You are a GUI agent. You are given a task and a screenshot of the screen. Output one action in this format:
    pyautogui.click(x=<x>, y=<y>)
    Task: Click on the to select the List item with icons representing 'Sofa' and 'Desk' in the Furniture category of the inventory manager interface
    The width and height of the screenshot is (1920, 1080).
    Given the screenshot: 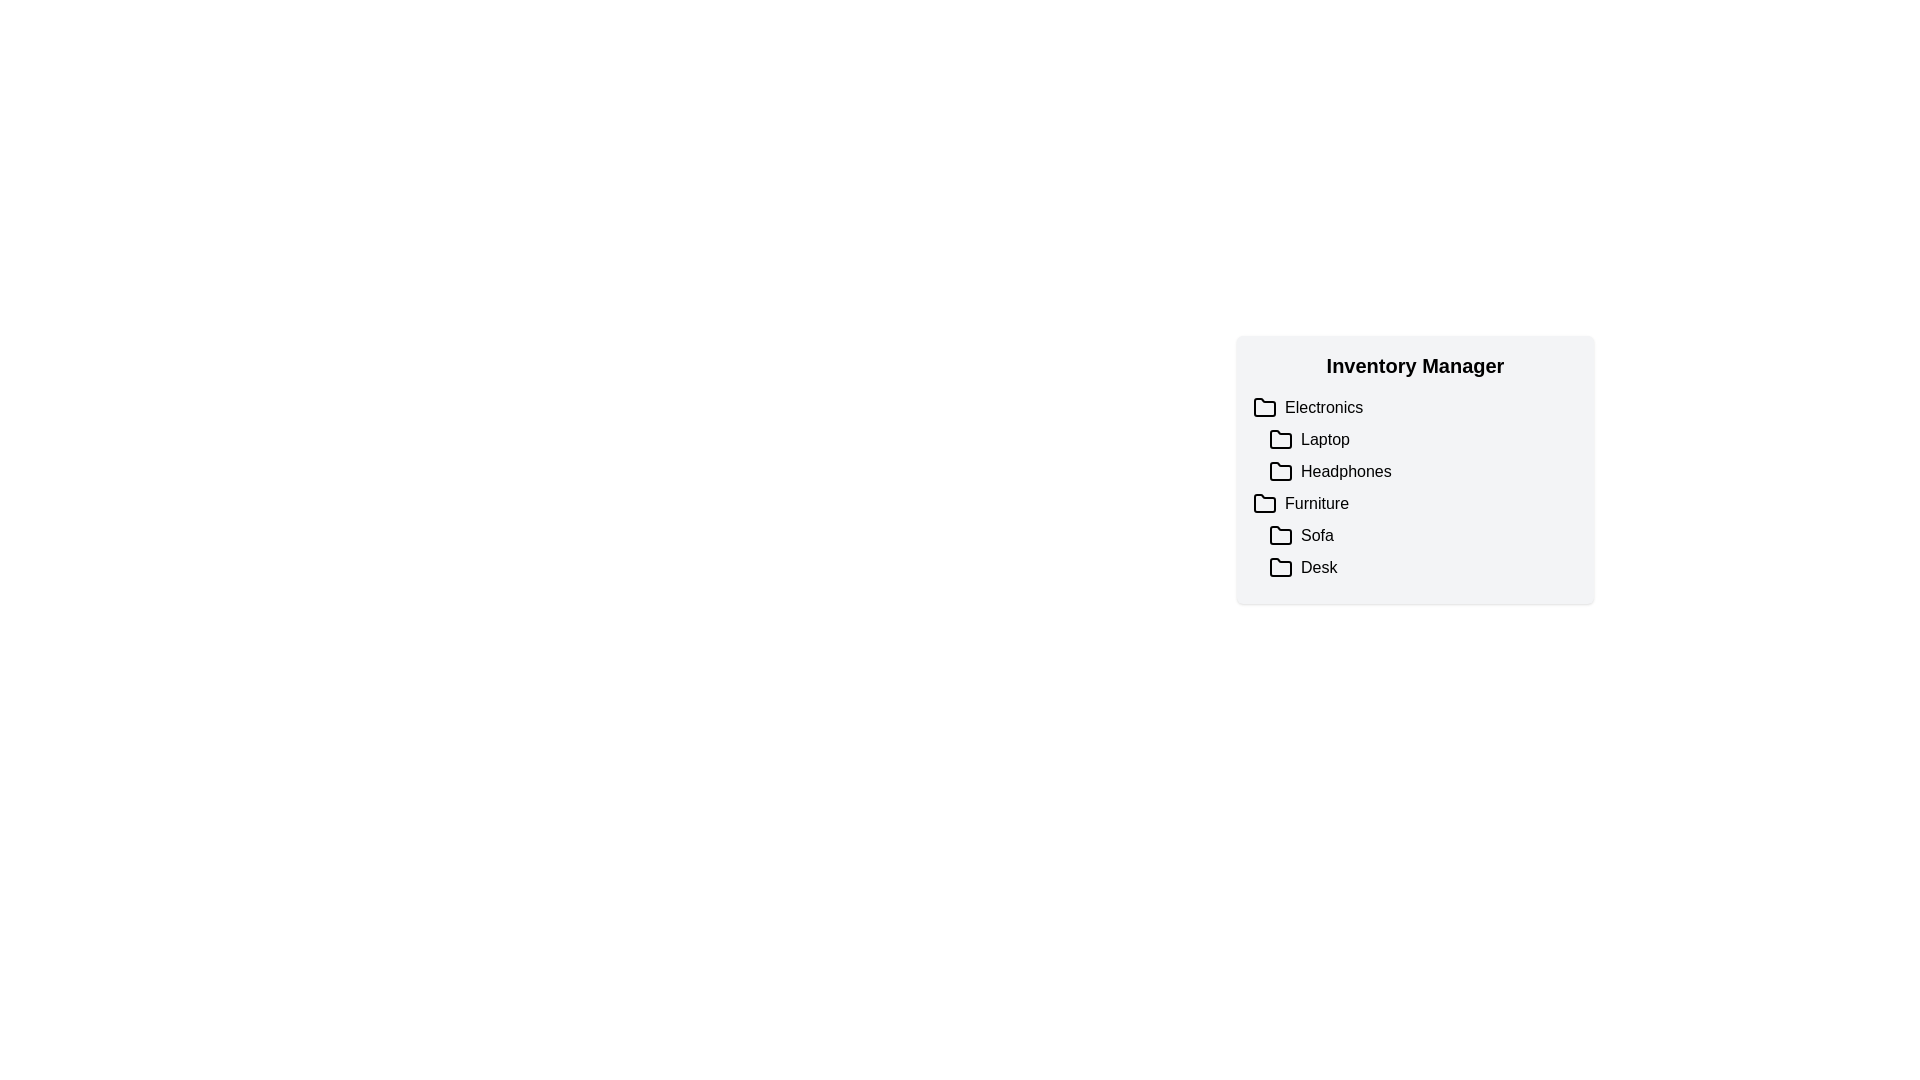 What is the action you would take?
    pyautogui.click(x=1422, y=551)
    